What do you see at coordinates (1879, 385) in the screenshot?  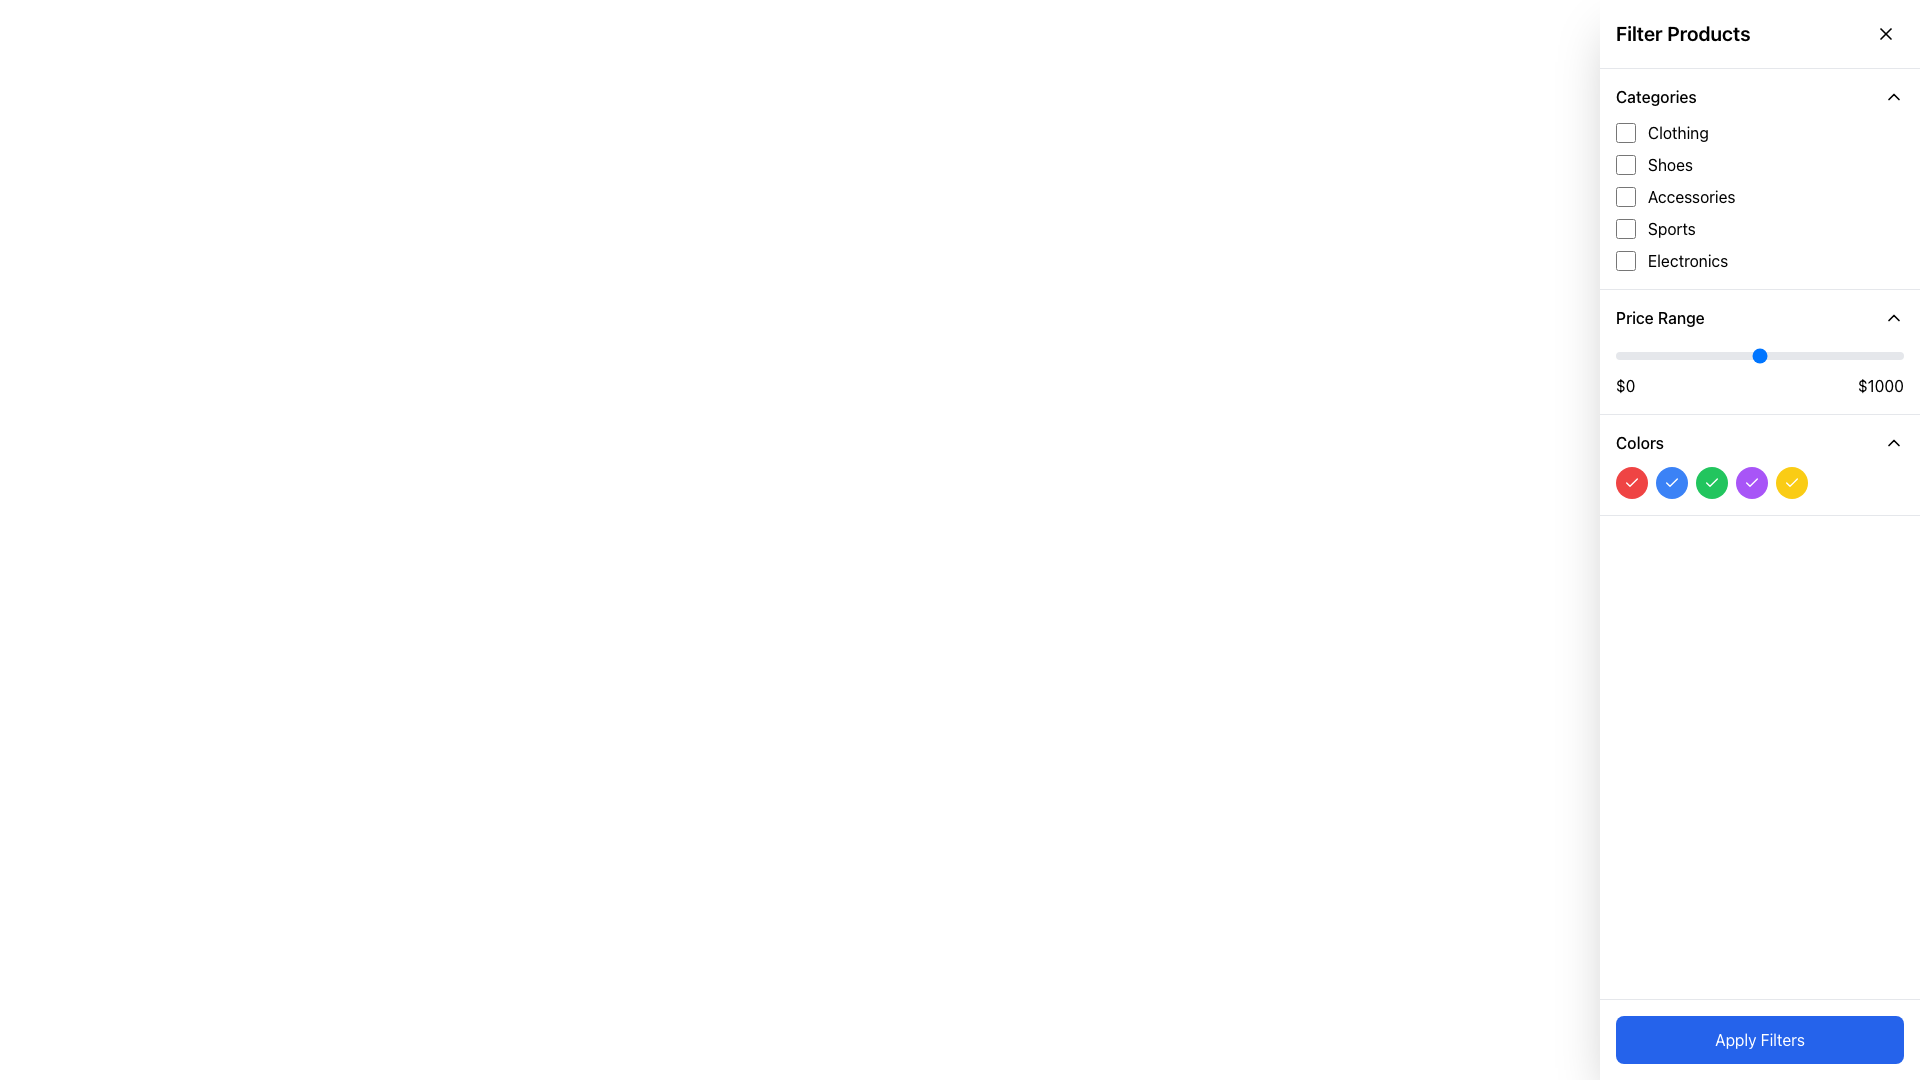 I see `the static label displaying the monetary amount '$1000', which is styled in black text on a white background and is aligned to the right of the 'Price Range' slider` at bounding box center [1879, 385].